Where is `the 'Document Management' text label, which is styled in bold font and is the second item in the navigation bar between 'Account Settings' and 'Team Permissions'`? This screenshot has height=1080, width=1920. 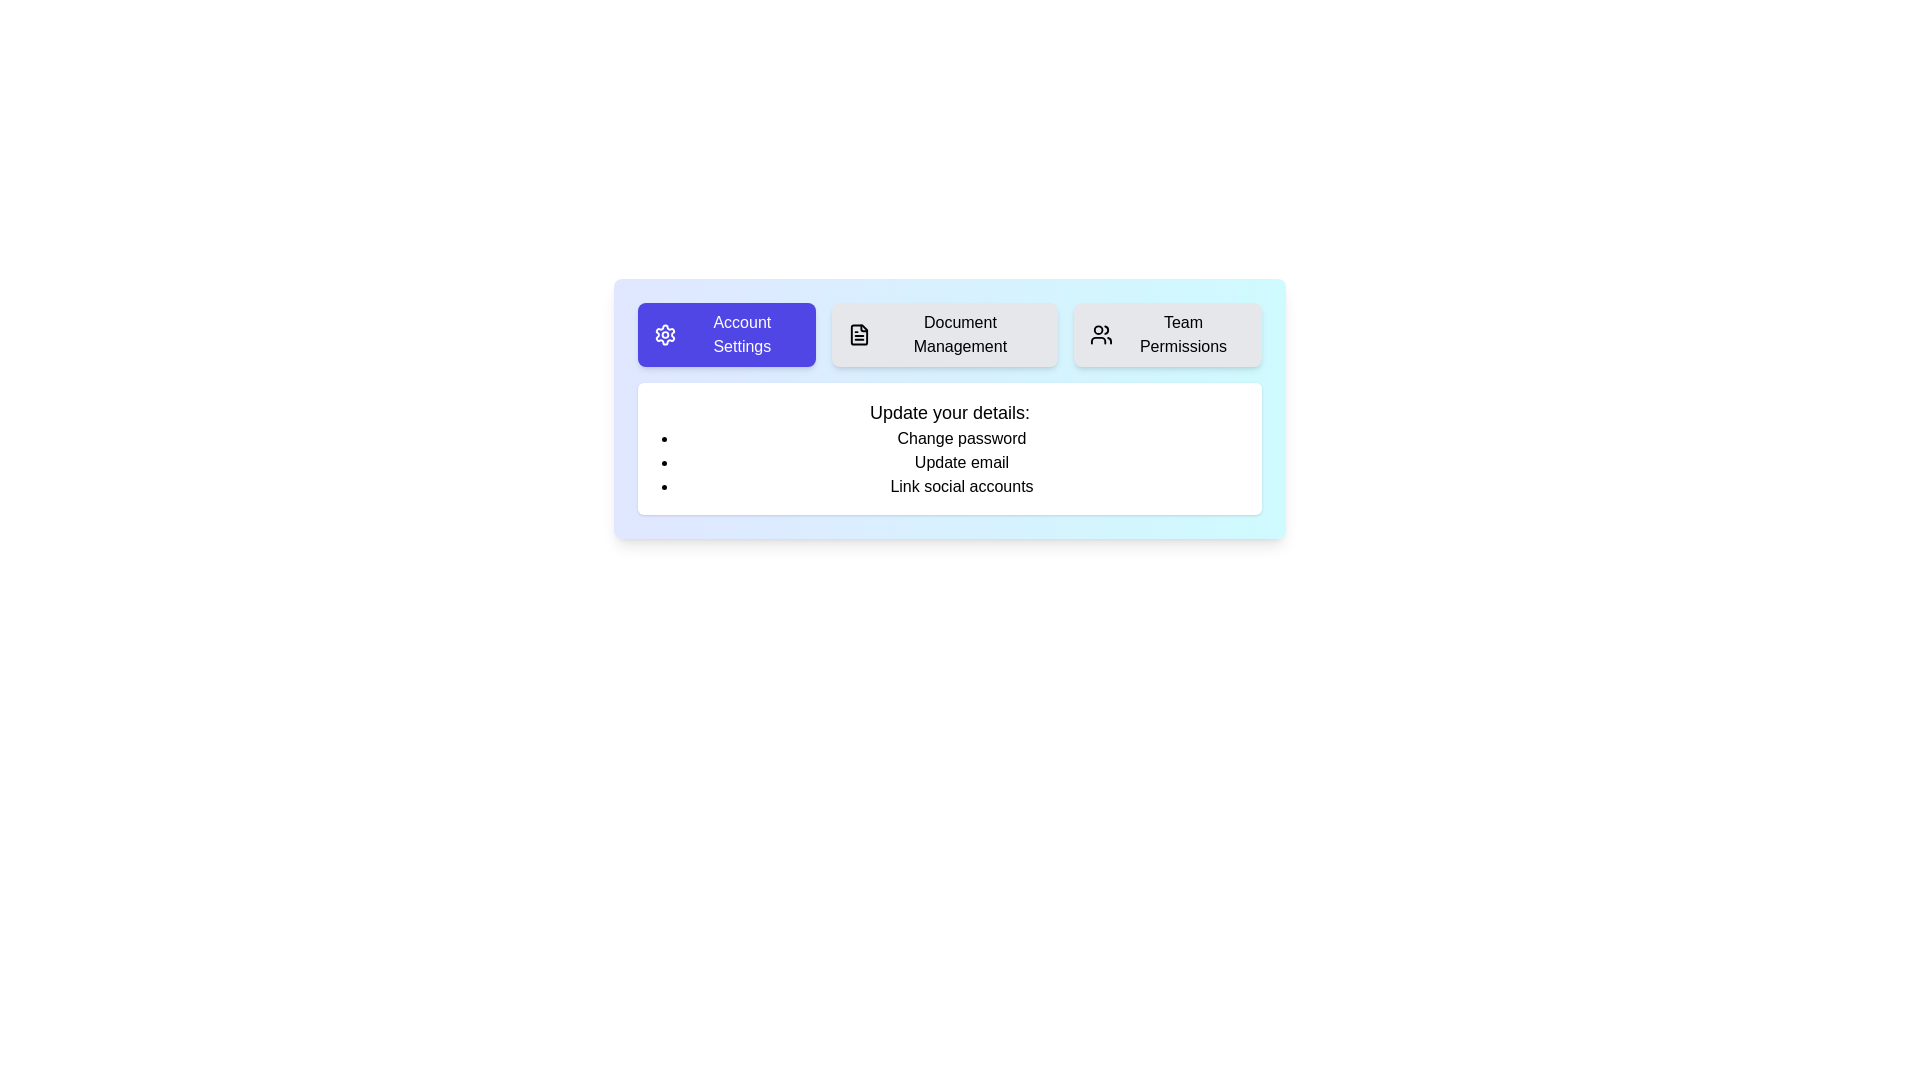
the 'Document Management' text label, which is styled in bold font and is the second item in the navigation bar between 'Account Settings' and 'Team Permissions' is located at coordinates (960, 334).